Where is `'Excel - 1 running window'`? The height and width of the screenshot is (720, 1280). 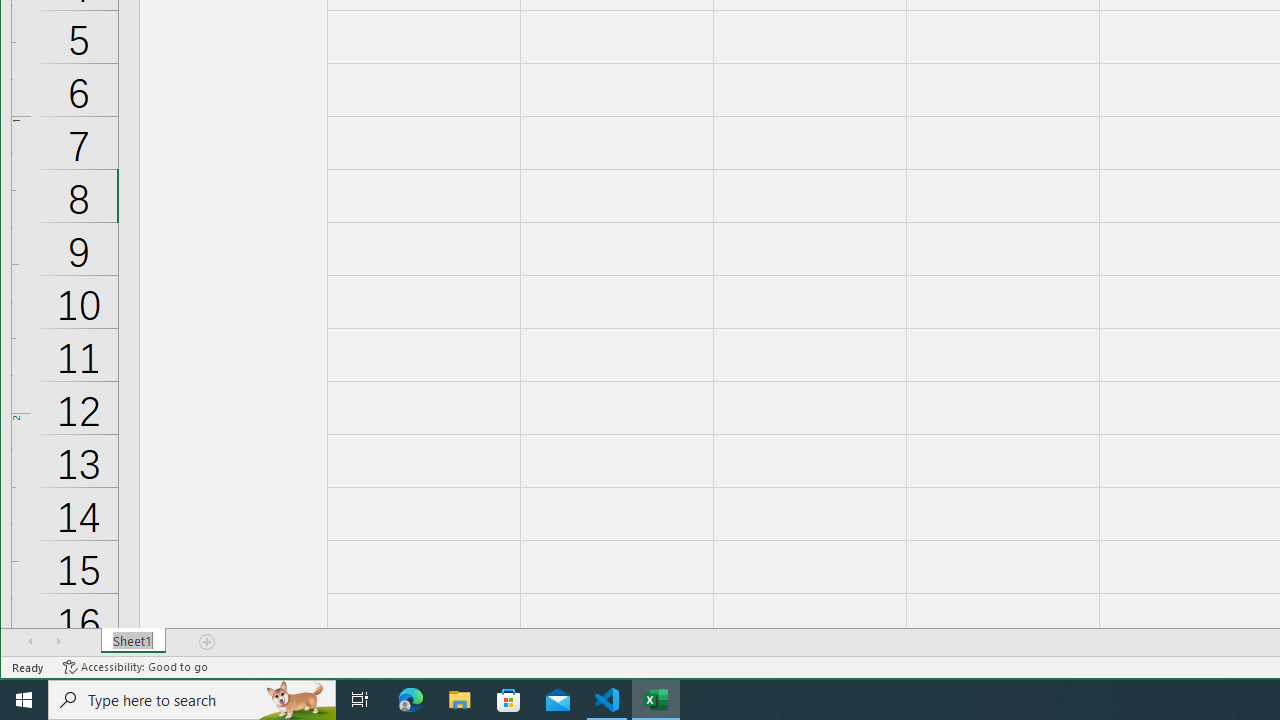 'Excel - 1 running window' is located at coordinates (656, 698).